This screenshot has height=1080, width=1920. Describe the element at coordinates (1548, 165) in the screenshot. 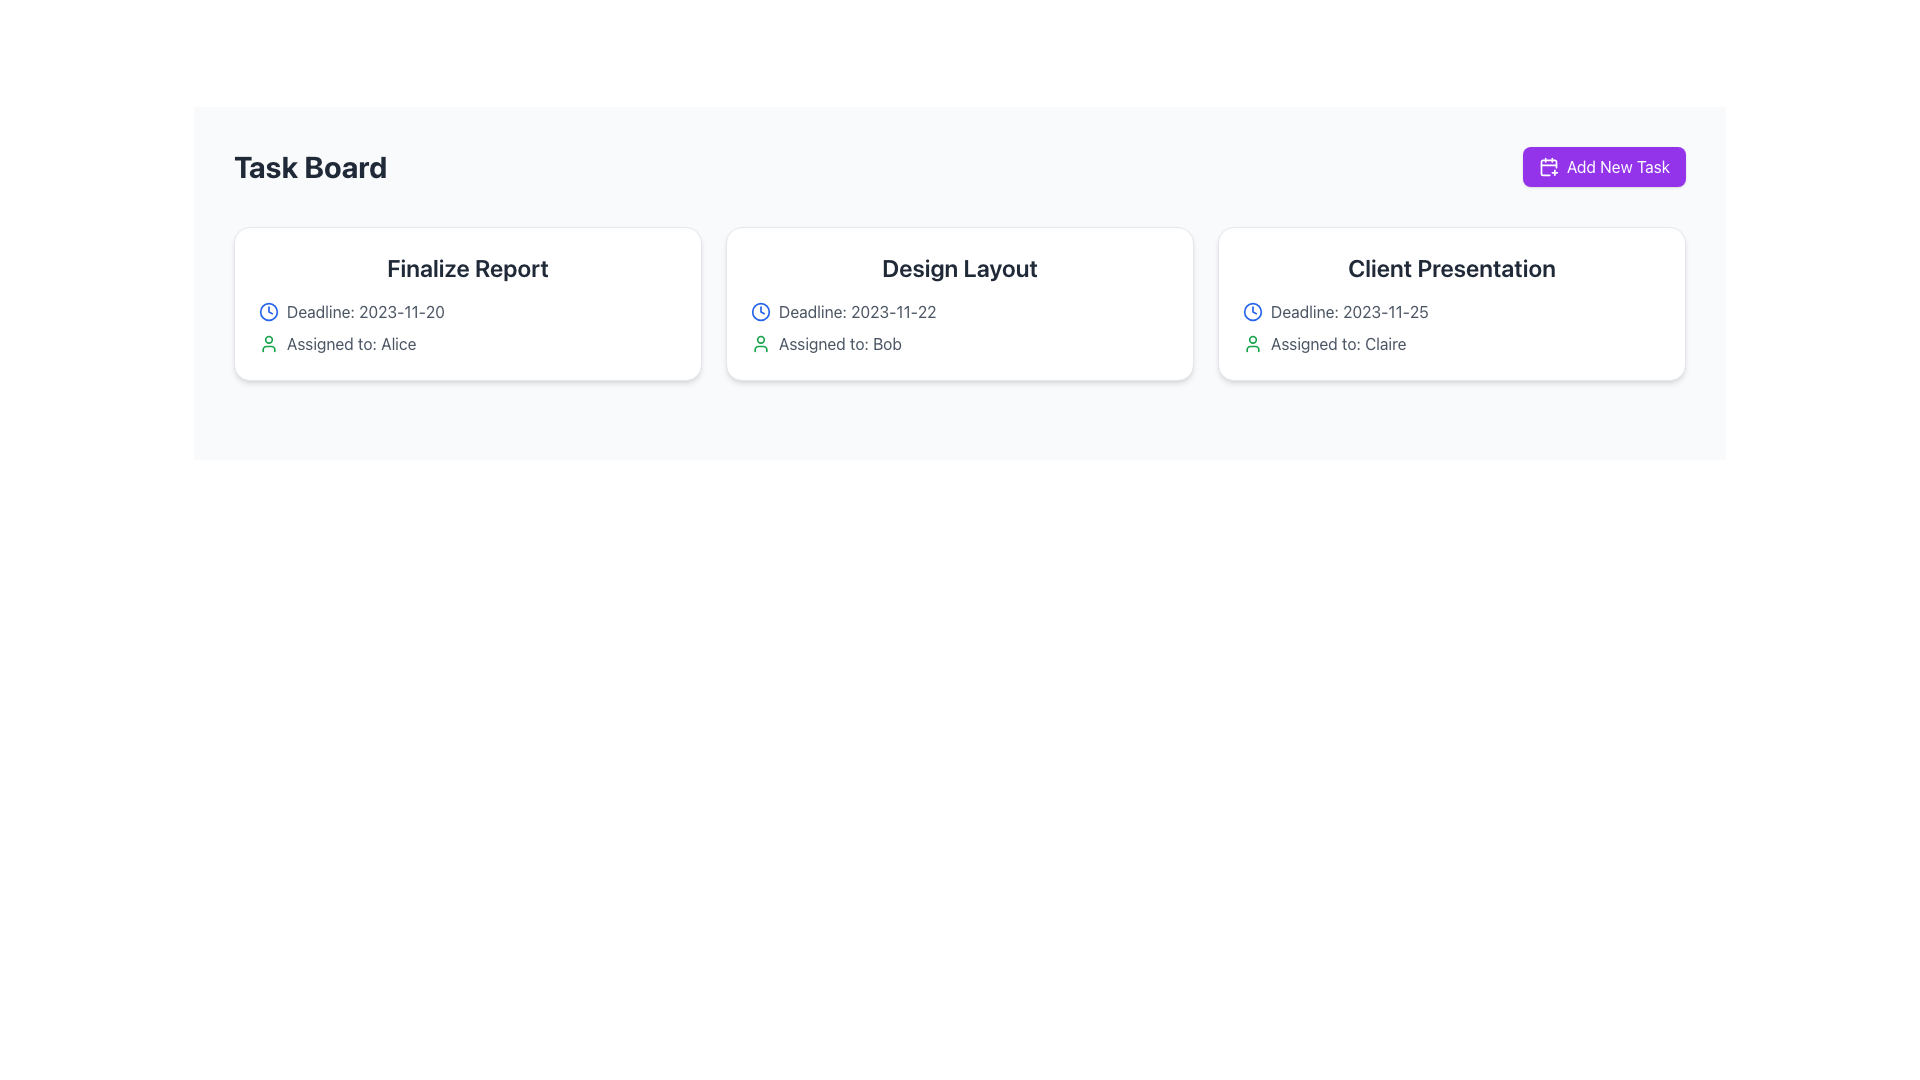

I see `the calendar icon with a plus sign located on the left side of the 'Add New Task' button, which is a rounded rectangular purple button in the top right corner of the interface` at that location.